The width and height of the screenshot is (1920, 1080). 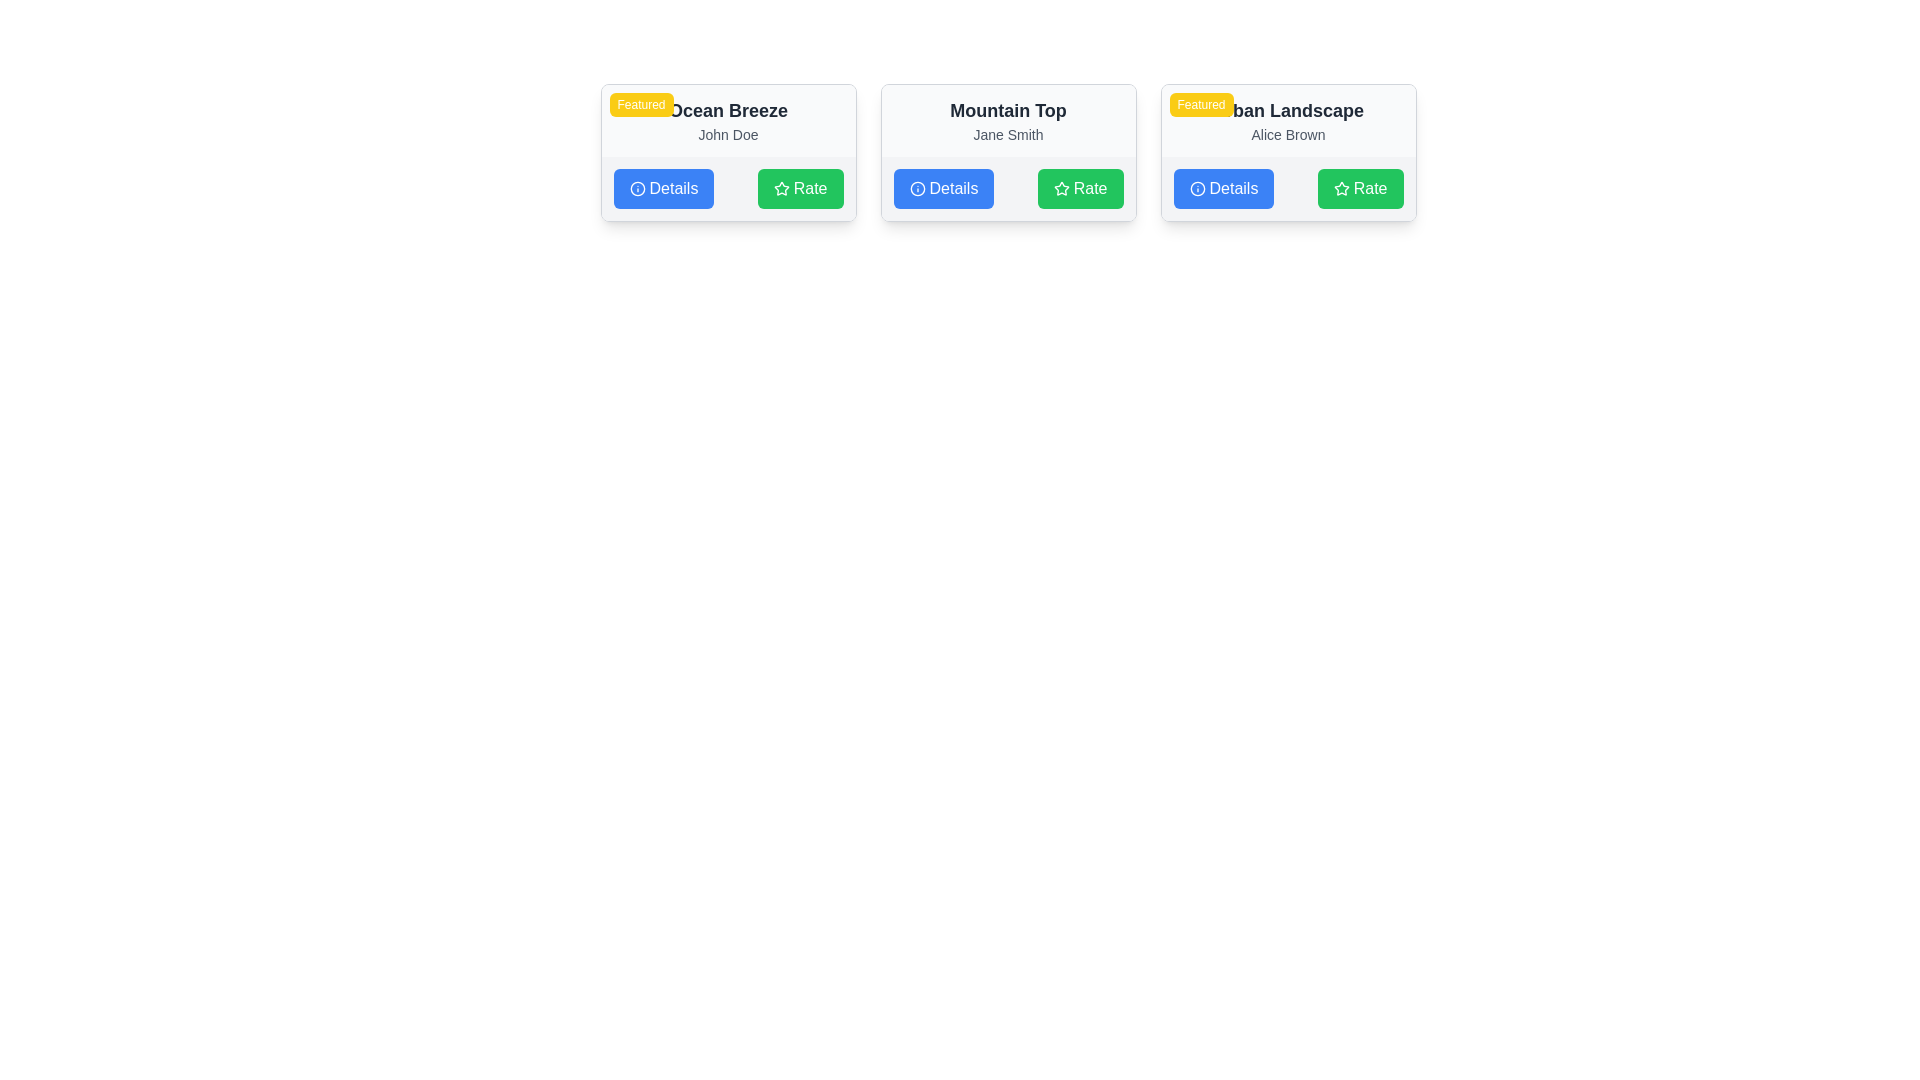 I want to click on the blue button with rounded corners labeled 'Details' in the 'Urban Landscape' panel, so click(x=1223, y=189).